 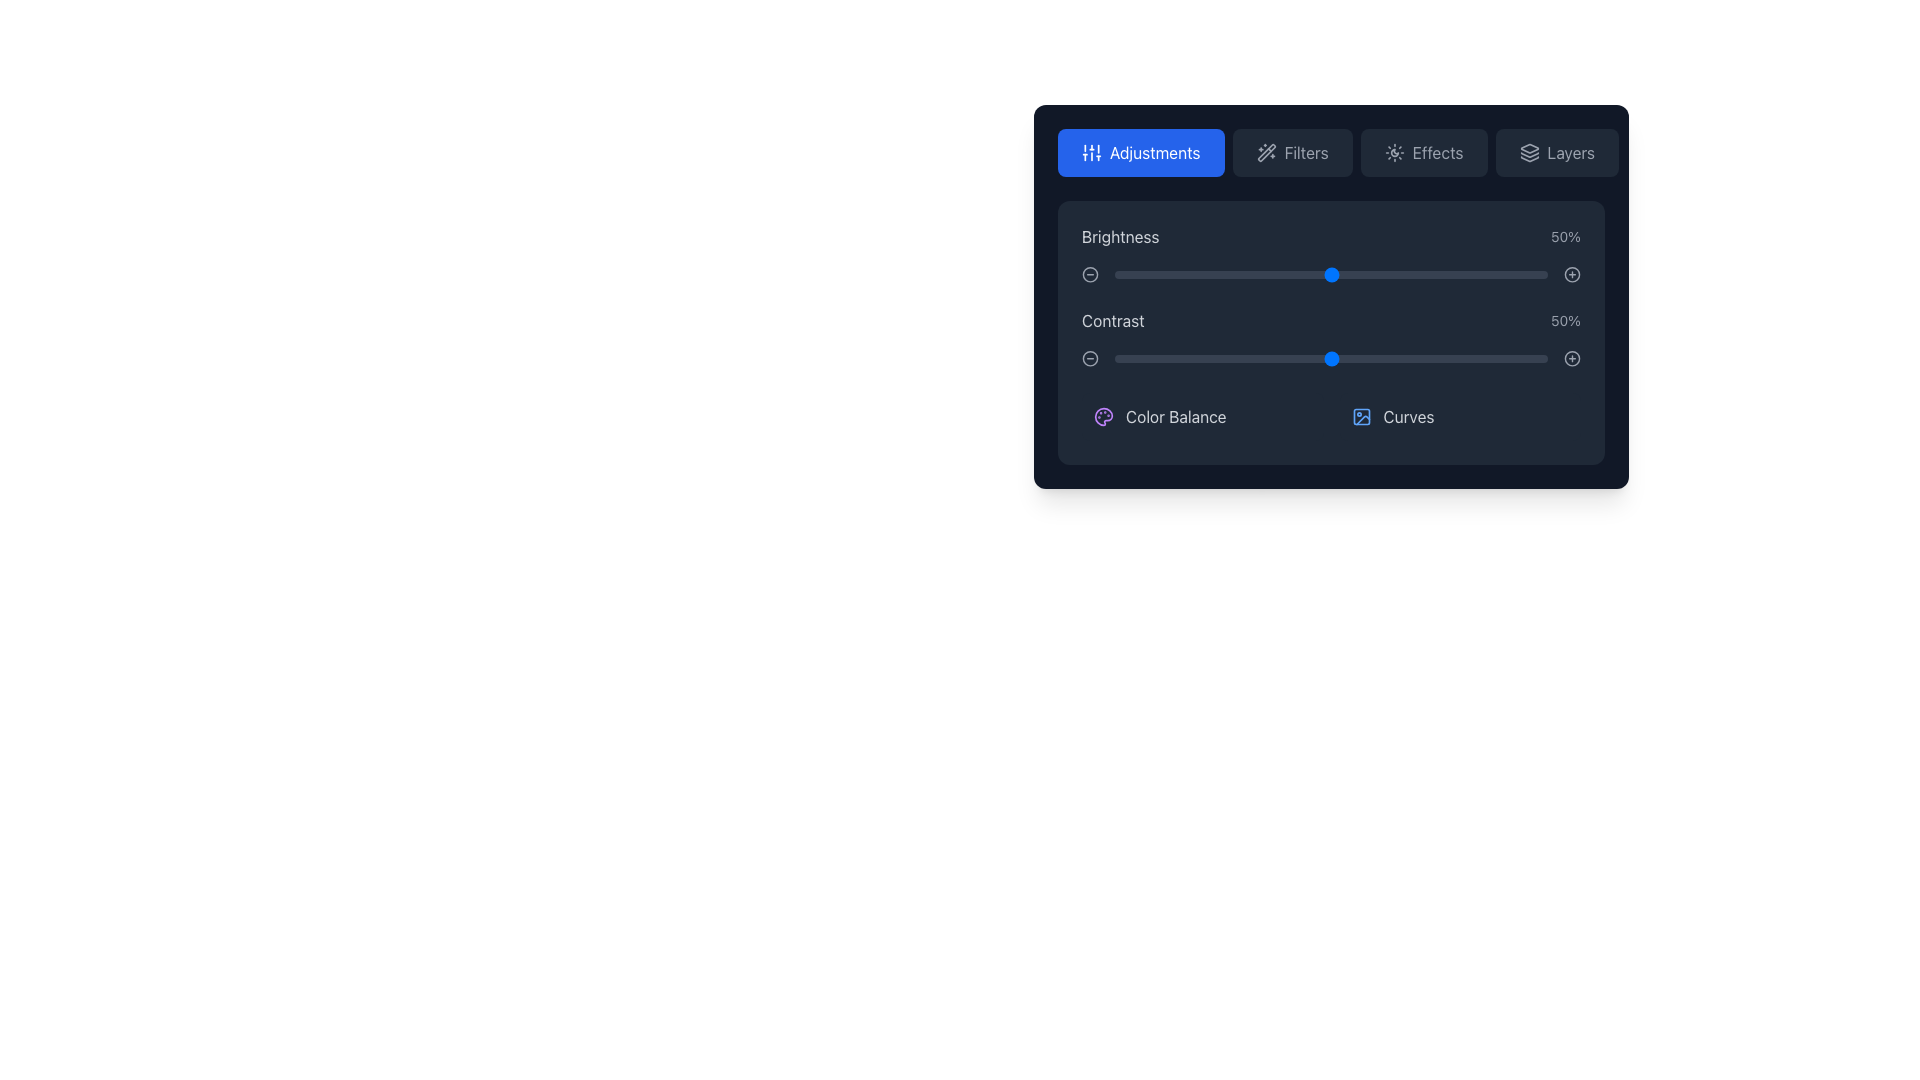 I want to click on contrast, so click(x=1128, y=357).